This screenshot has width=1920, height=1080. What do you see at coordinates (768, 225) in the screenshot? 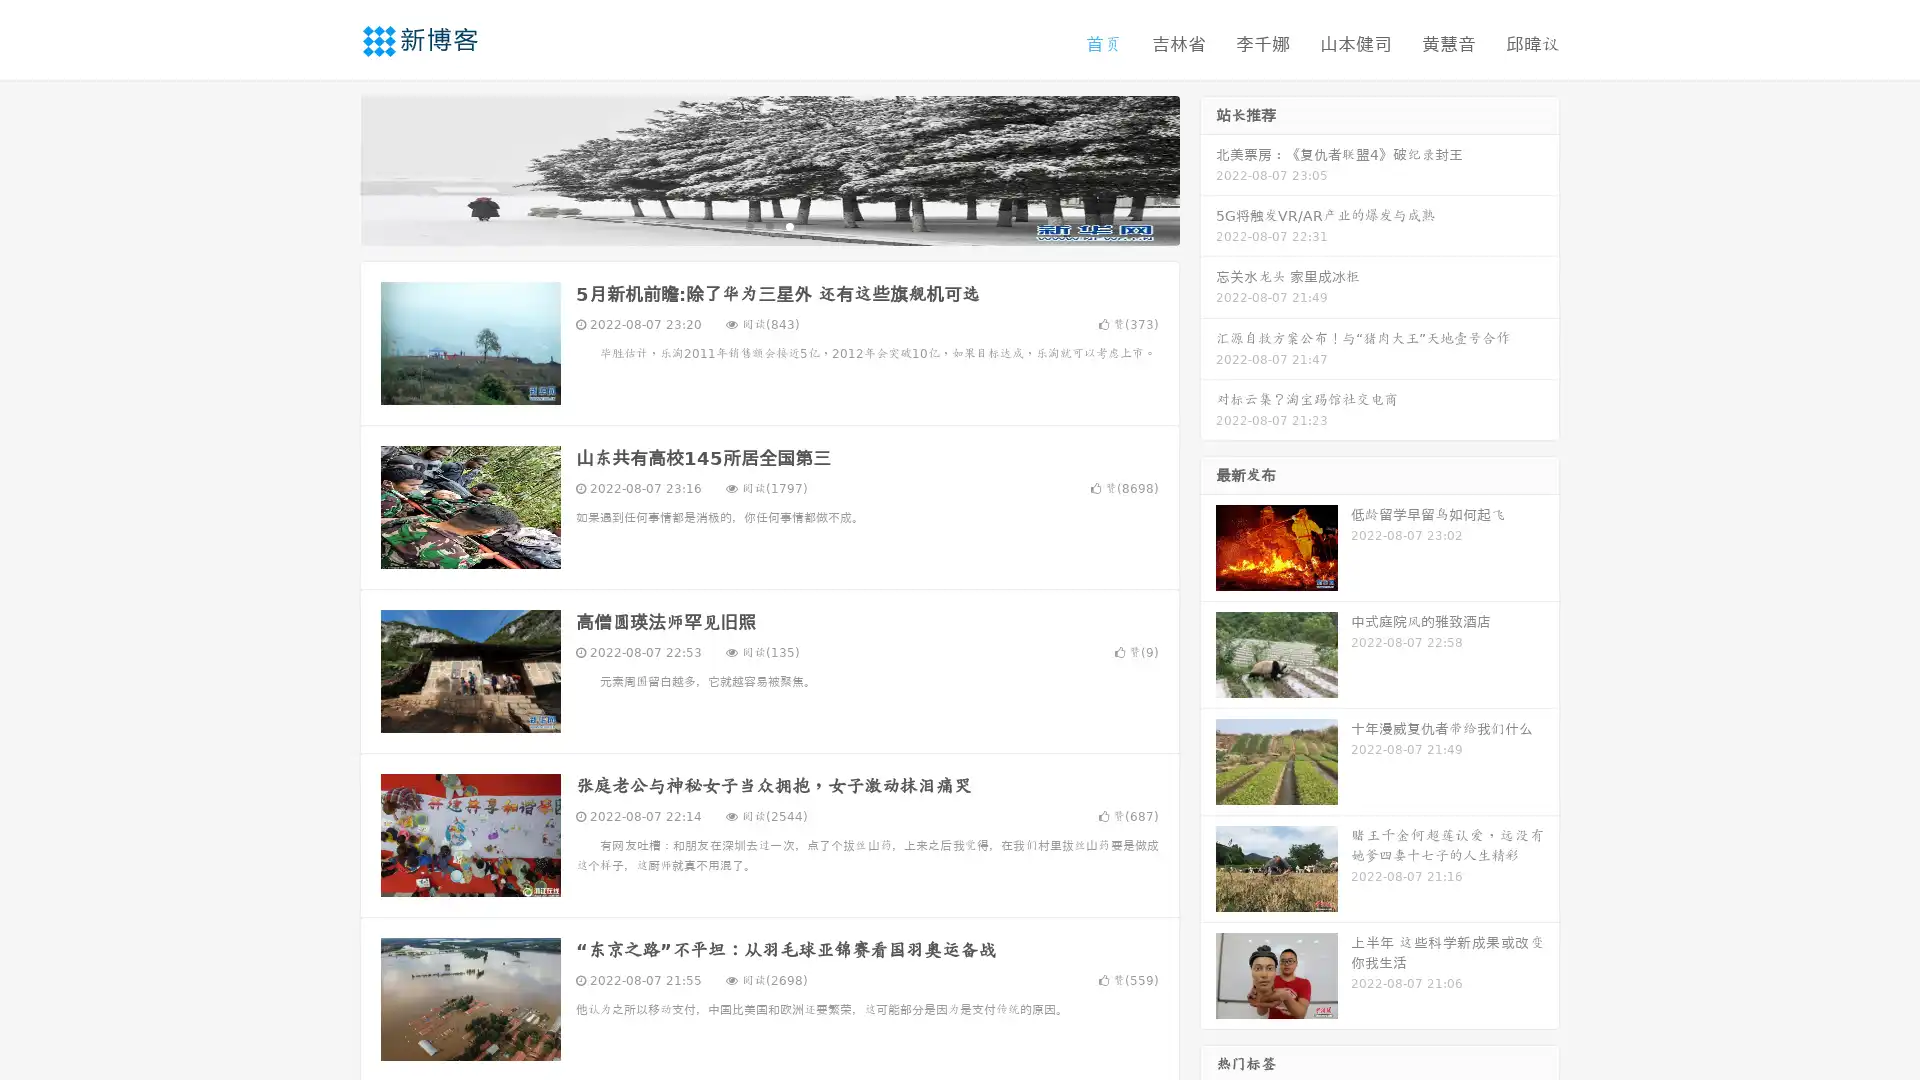
I see `Go to slide 2` at bounding box center [768, 225].